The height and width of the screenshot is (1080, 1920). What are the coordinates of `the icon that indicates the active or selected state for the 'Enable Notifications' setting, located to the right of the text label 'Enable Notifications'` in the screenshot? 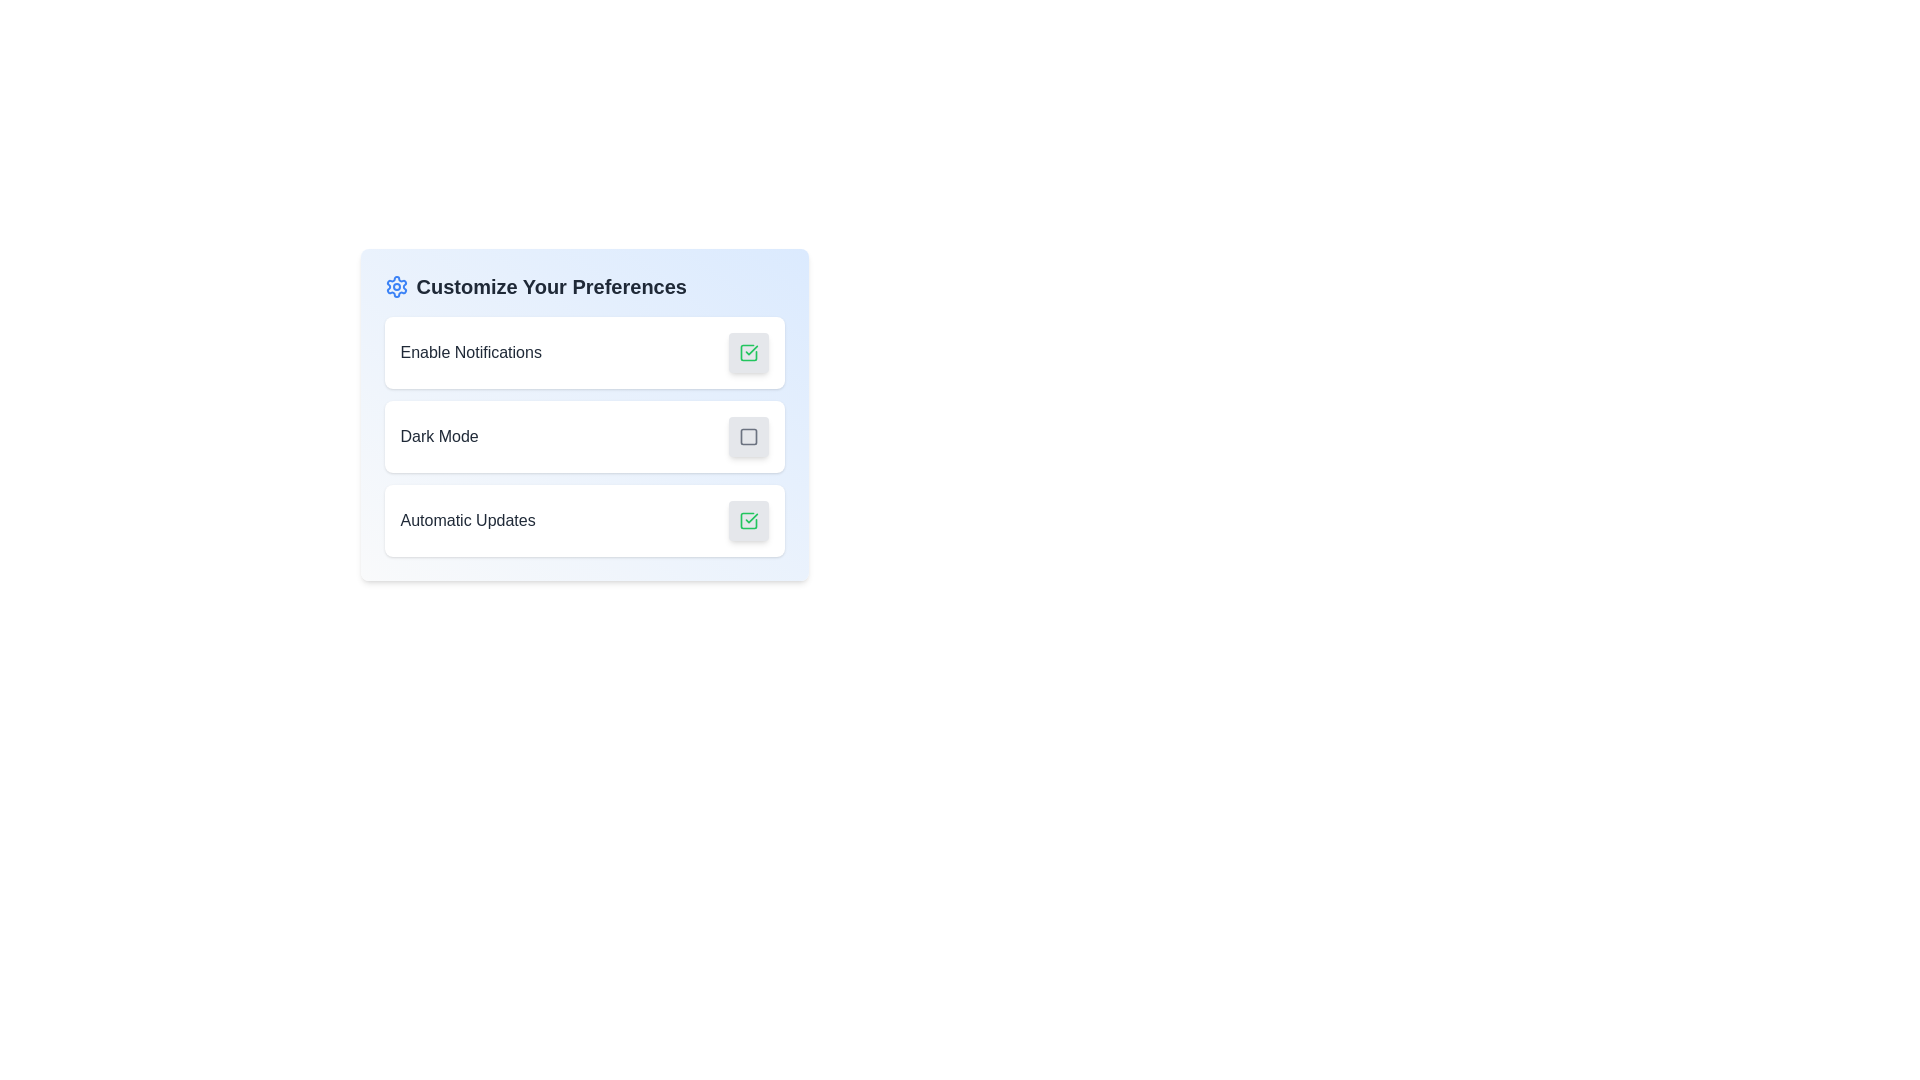 It's located at (747, 352).